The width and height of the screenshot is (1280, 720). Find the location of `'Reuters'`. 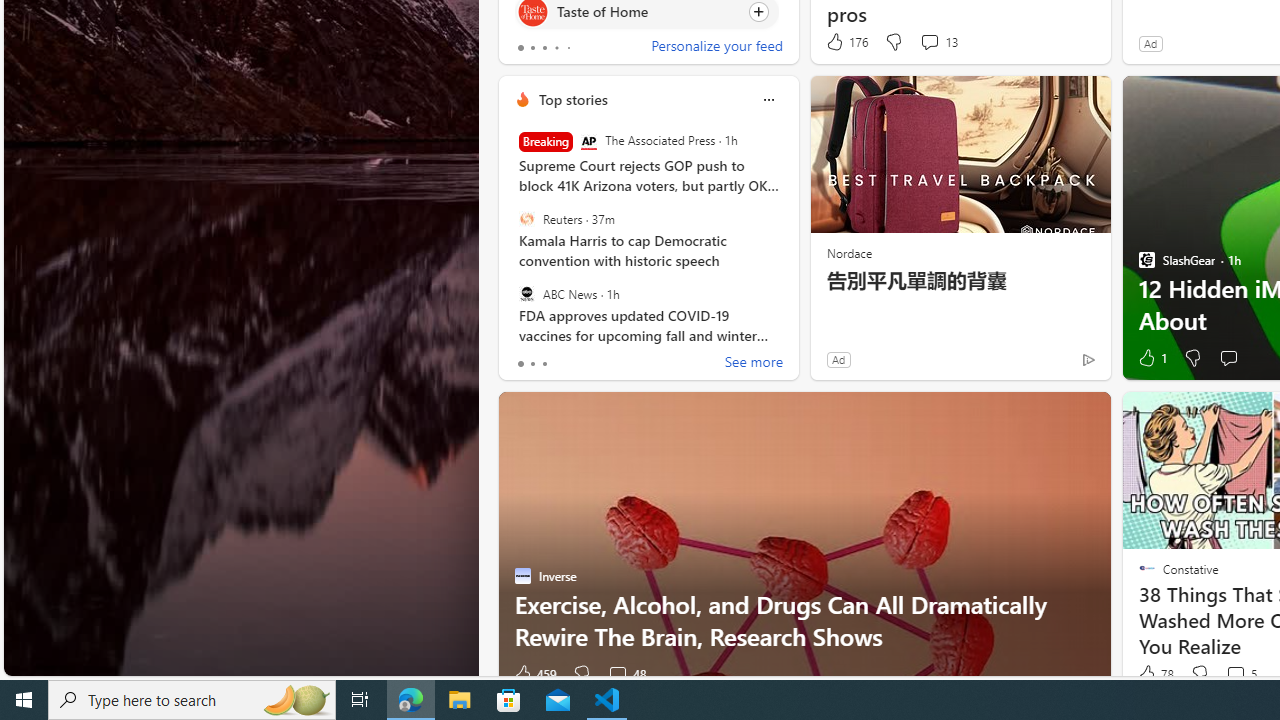

'Reuters' is located at coordinates (526, 219).